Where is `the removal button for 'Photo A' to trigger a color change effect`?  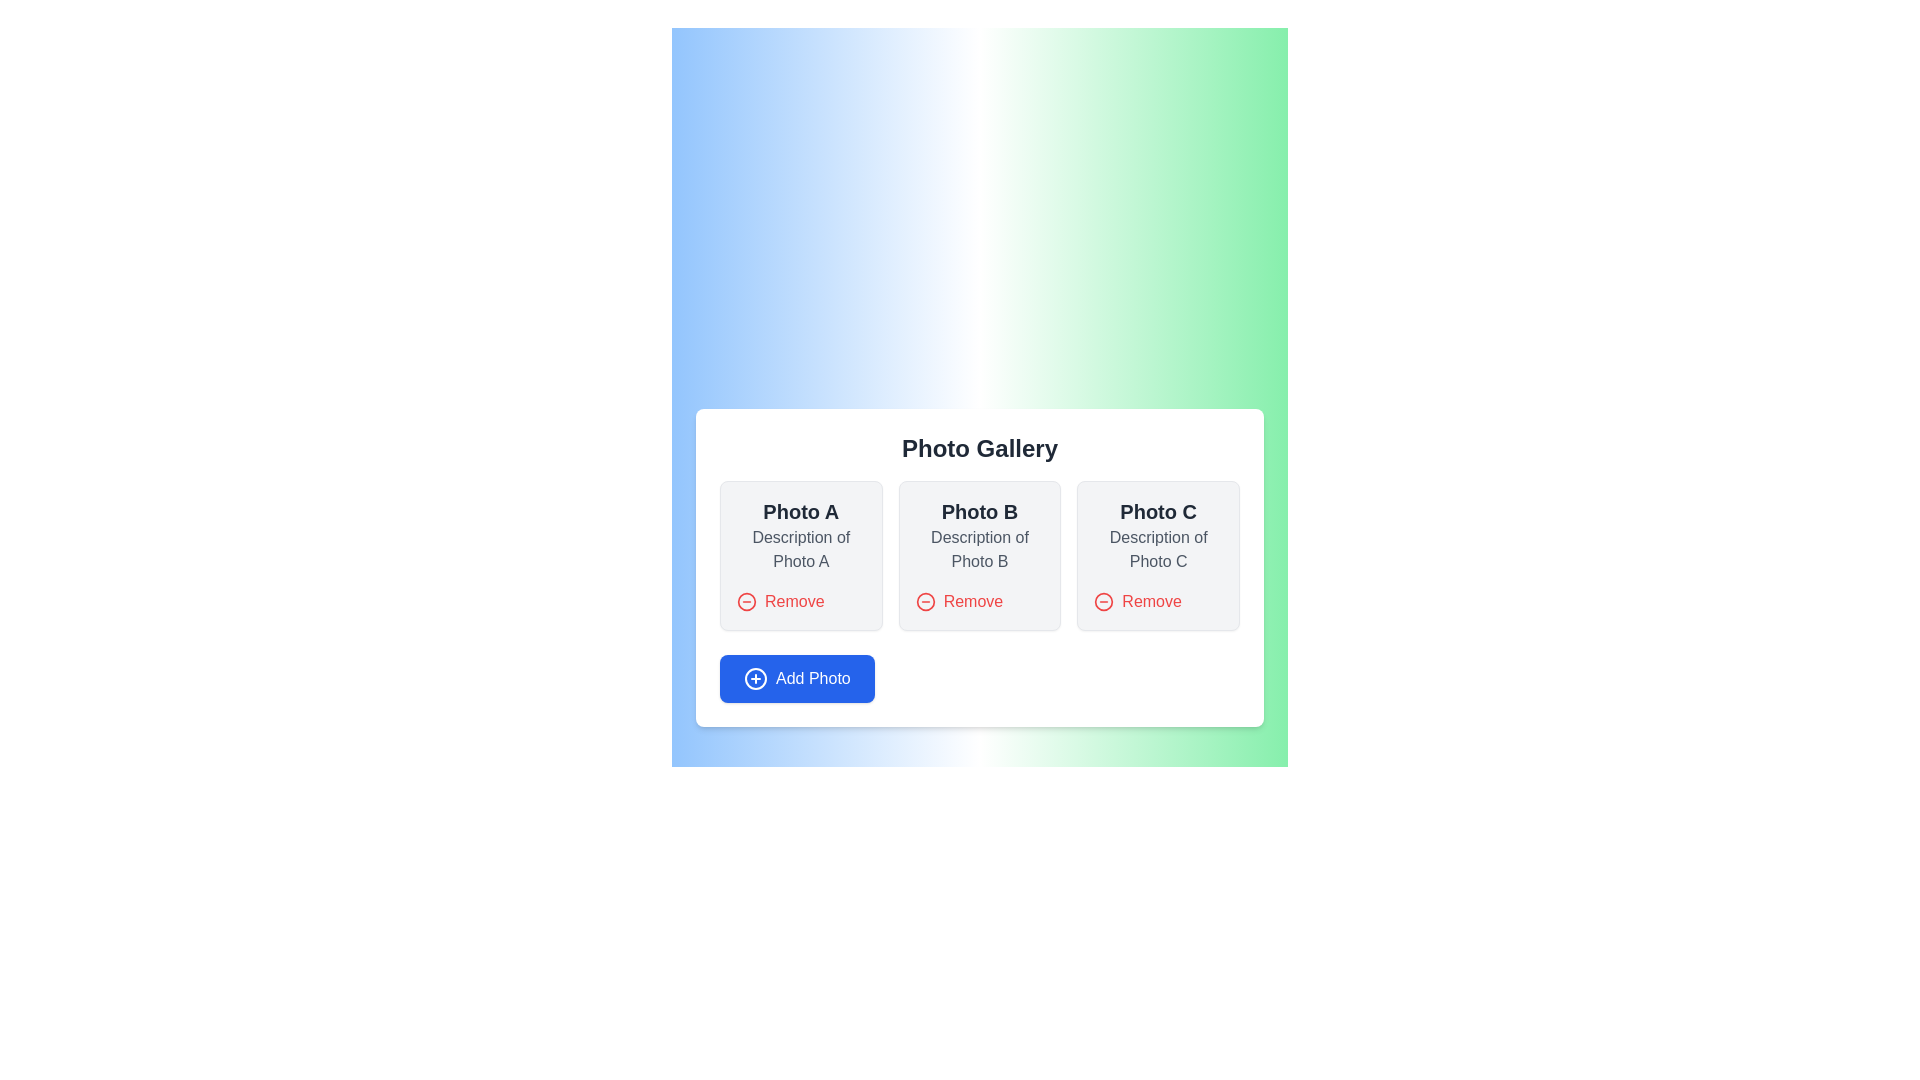 the removal button for 'Photo A' to trigger a color change effect is located at coordinates (779, 600).